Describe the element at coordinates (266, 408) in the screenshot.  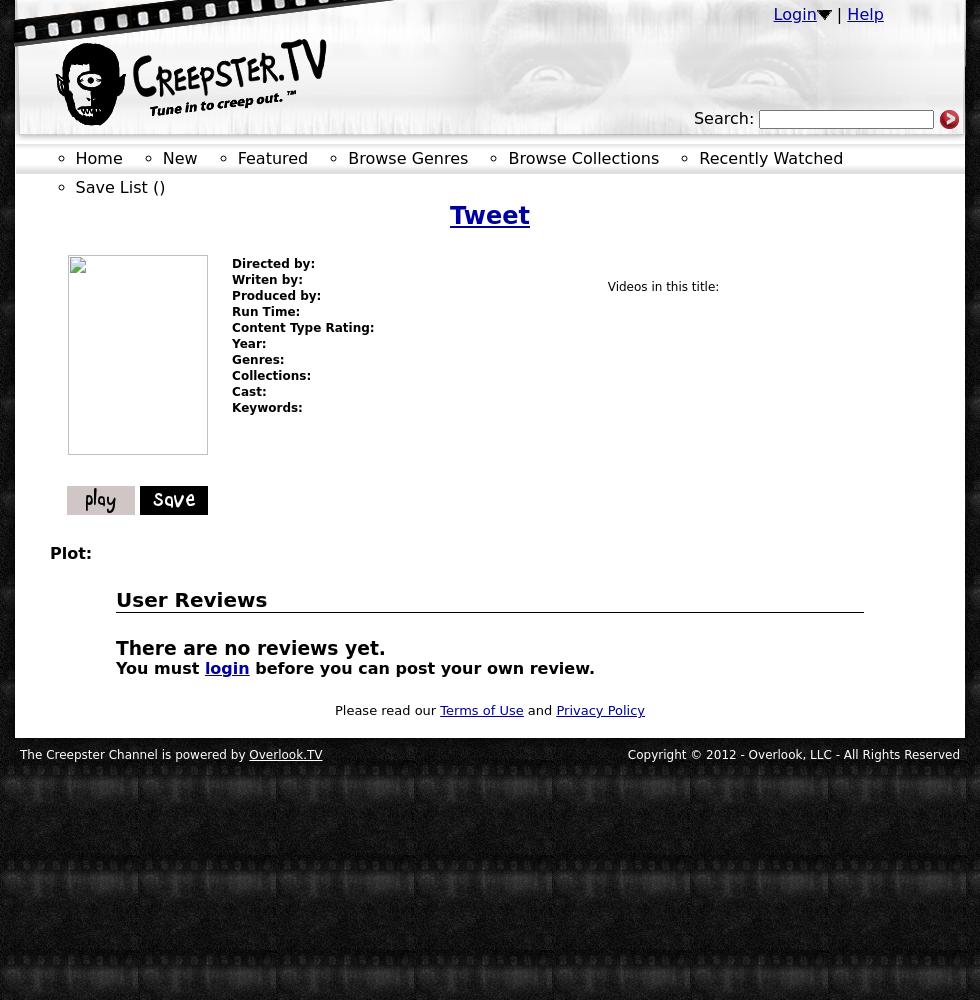
I see `'Keywords:'` at that location.